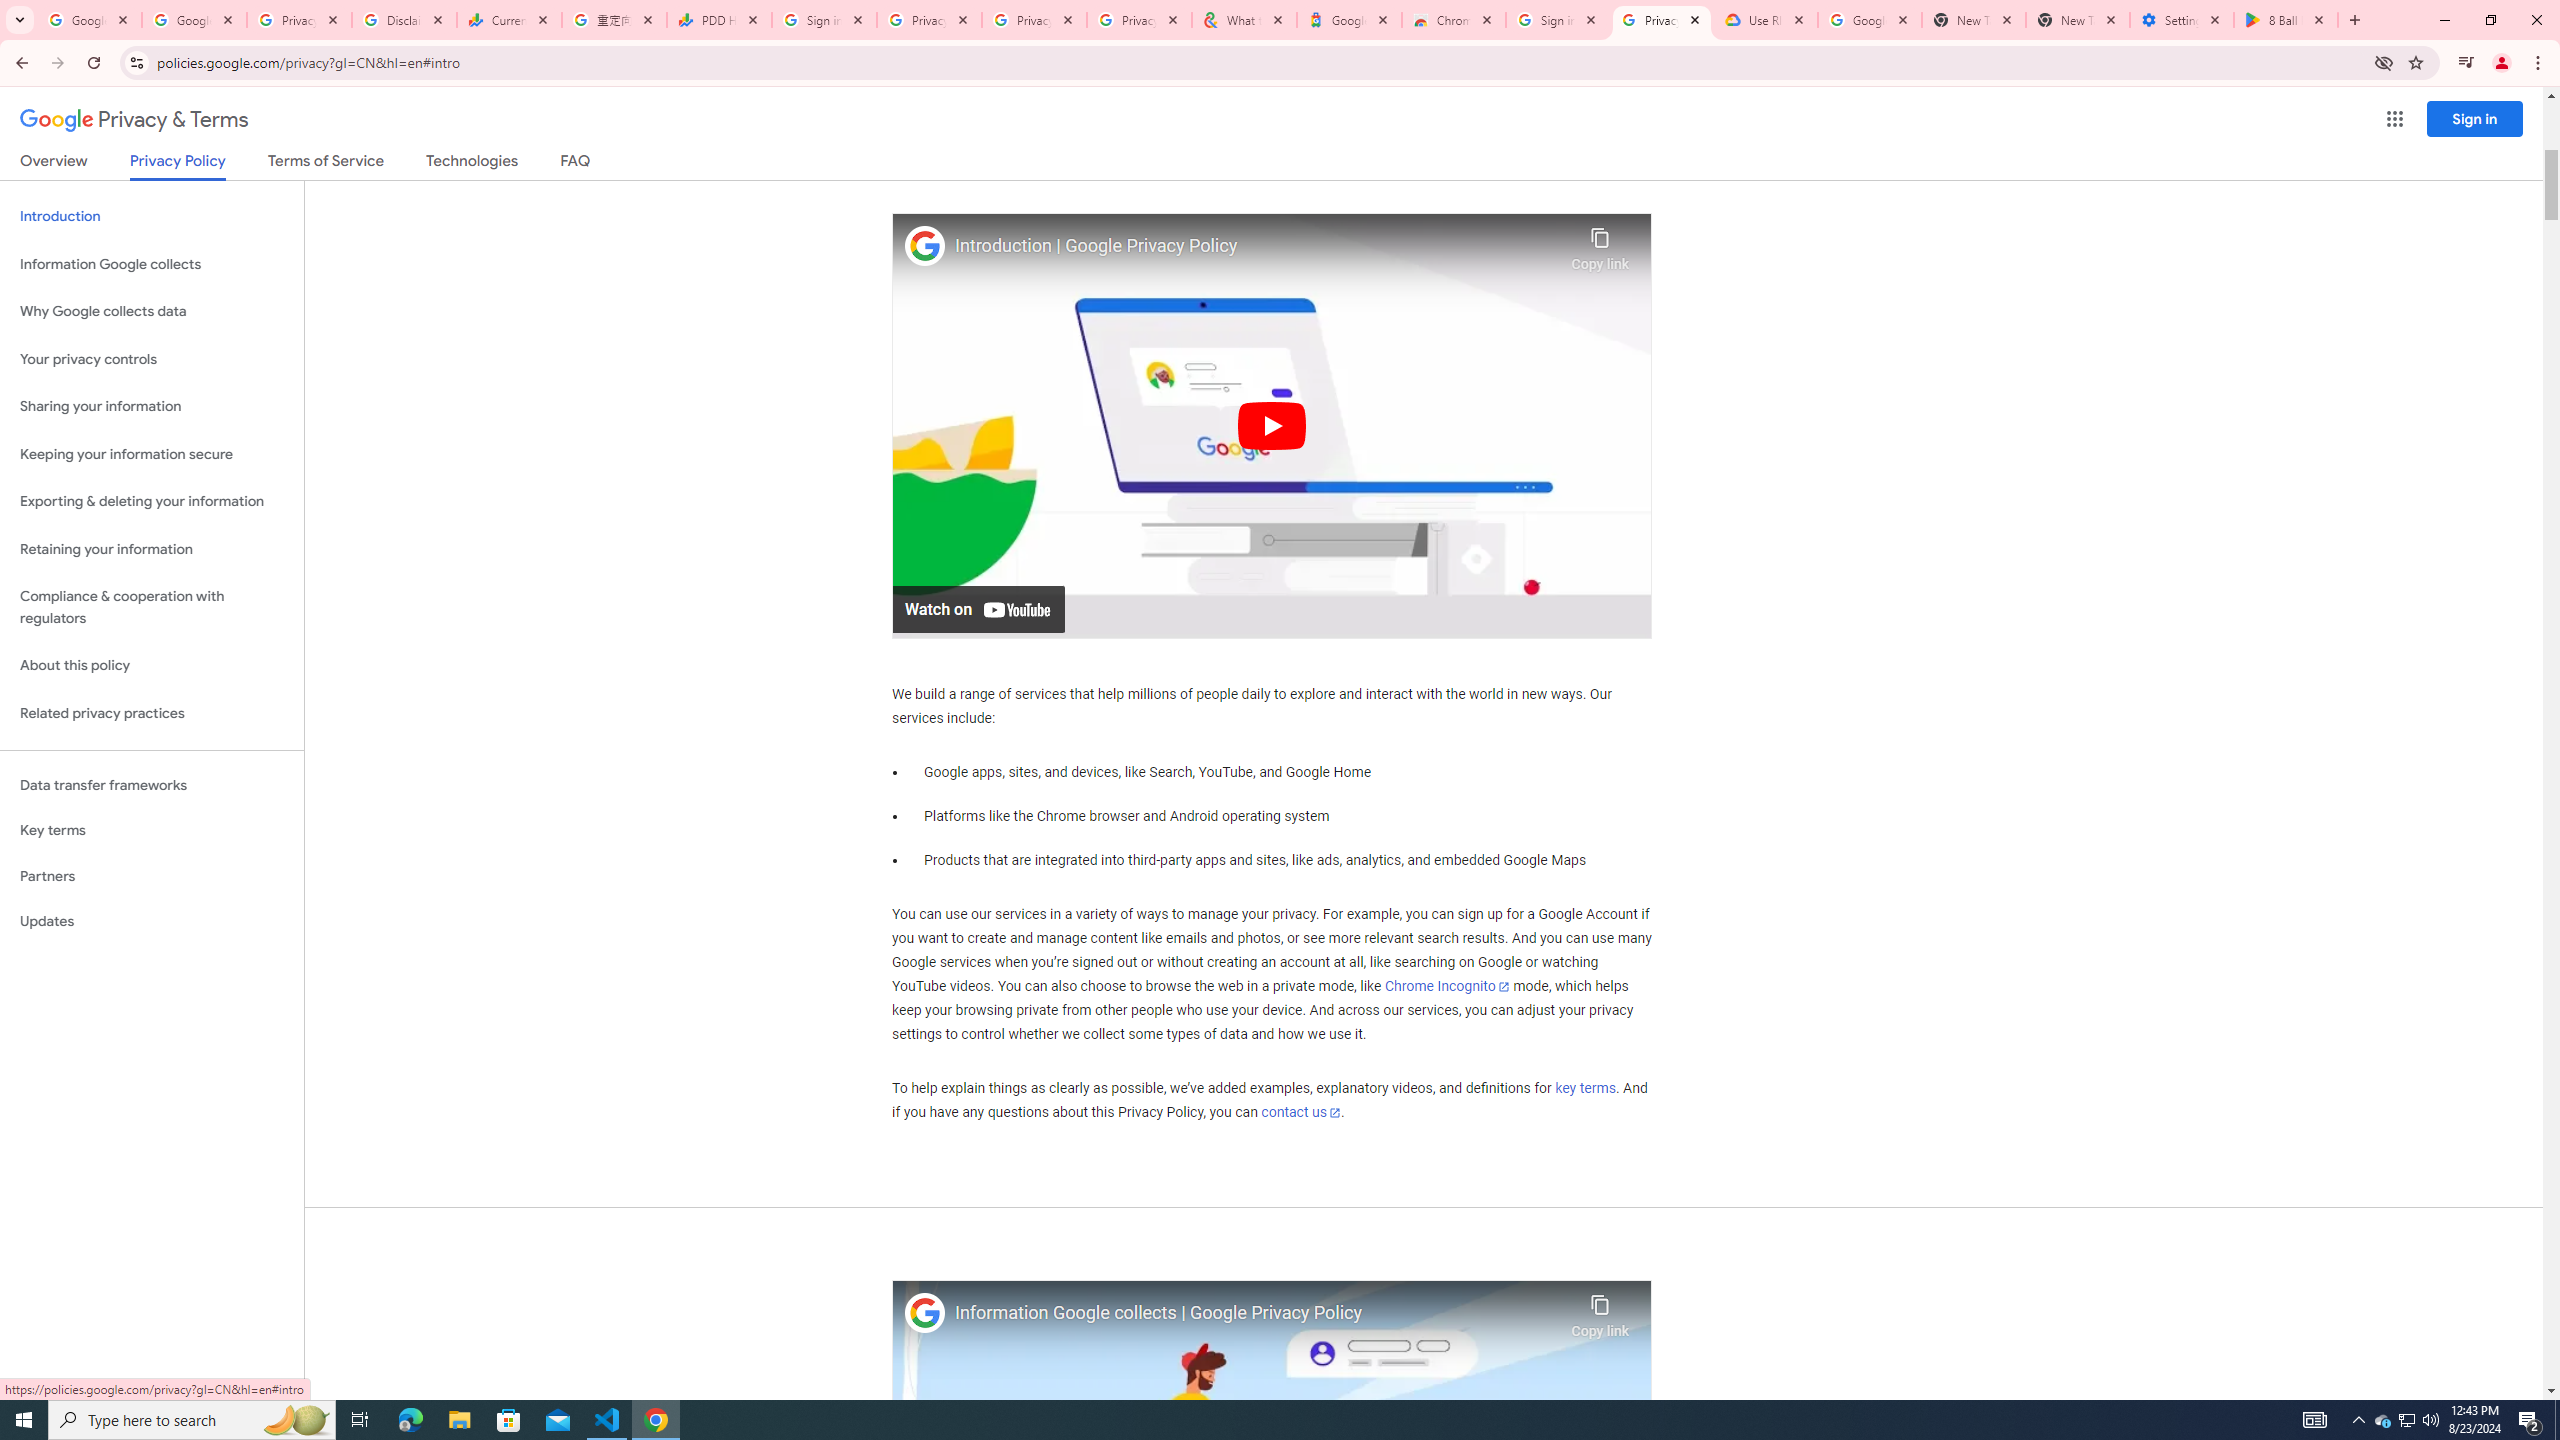  I want to click on 'Your privacy controls', so click(151, 360).